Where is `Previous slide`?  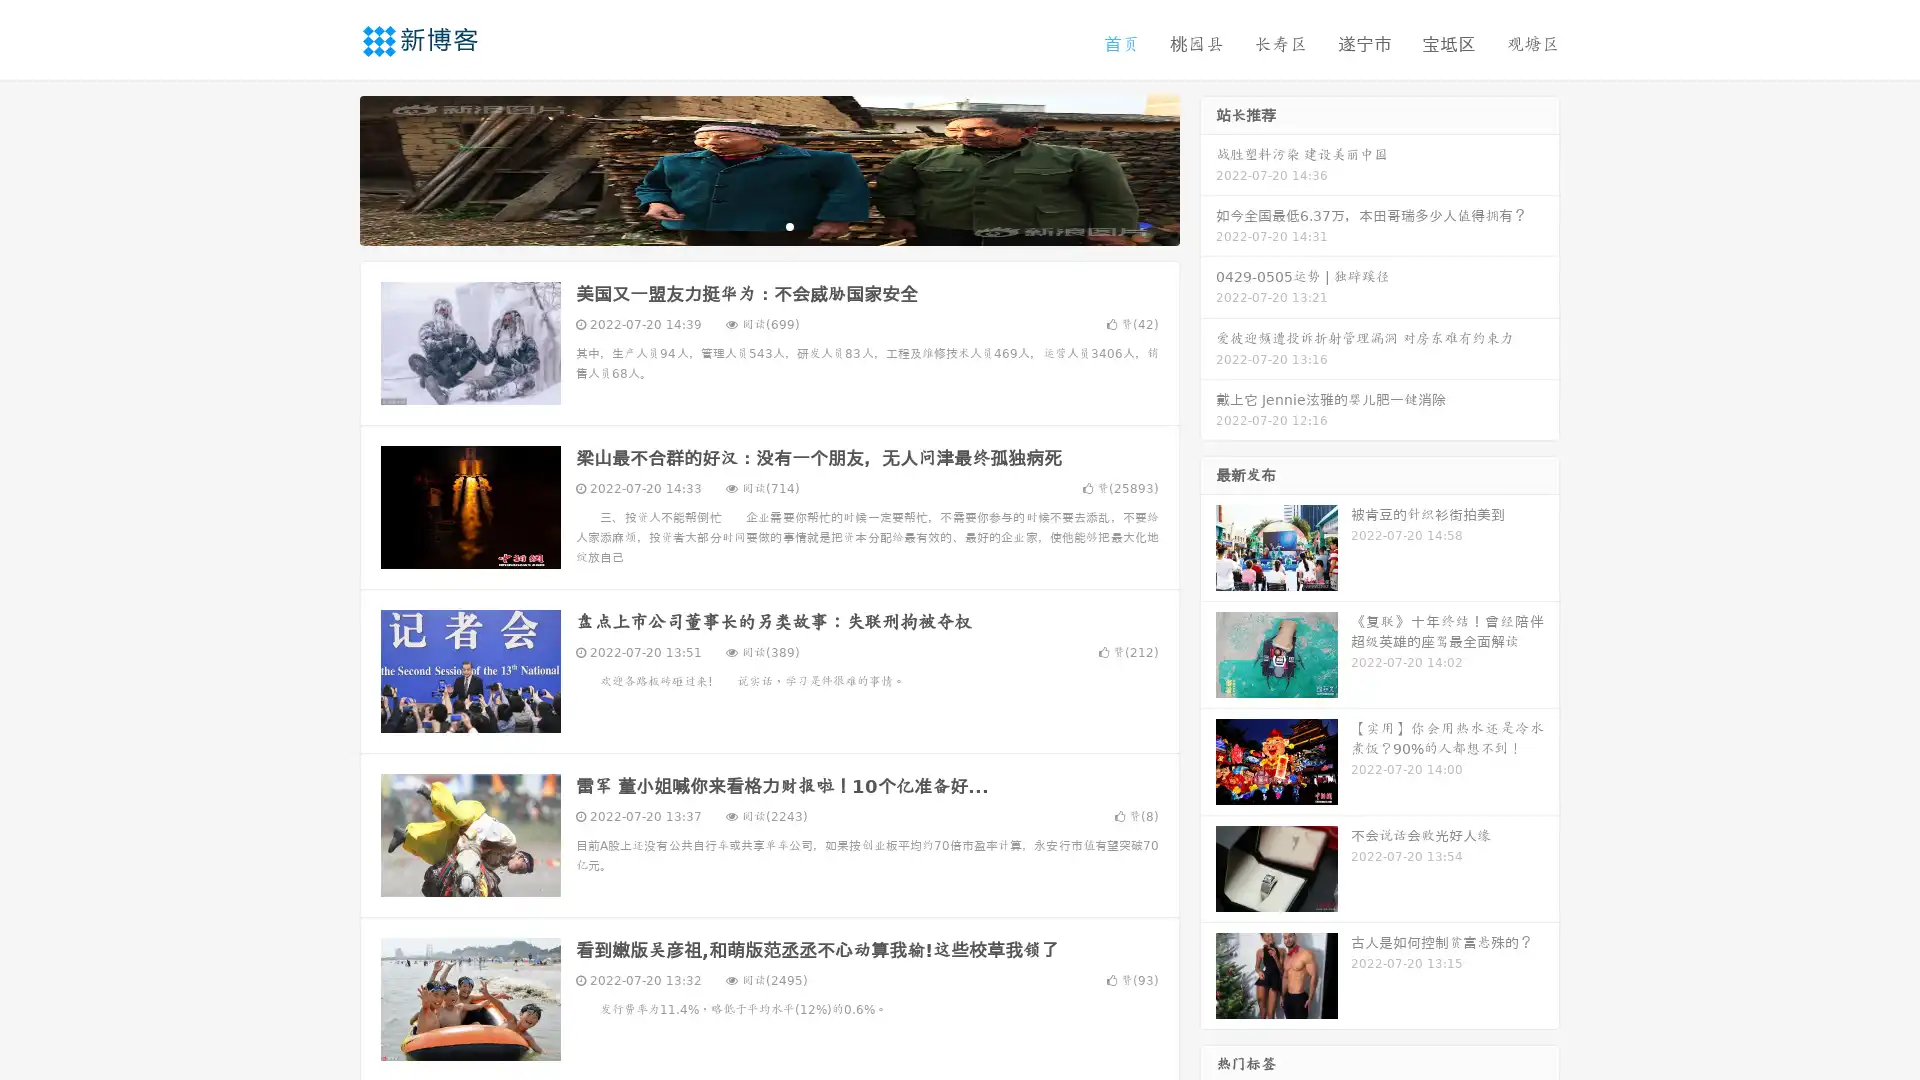 Previous slide is located at coordinates (330, 168).